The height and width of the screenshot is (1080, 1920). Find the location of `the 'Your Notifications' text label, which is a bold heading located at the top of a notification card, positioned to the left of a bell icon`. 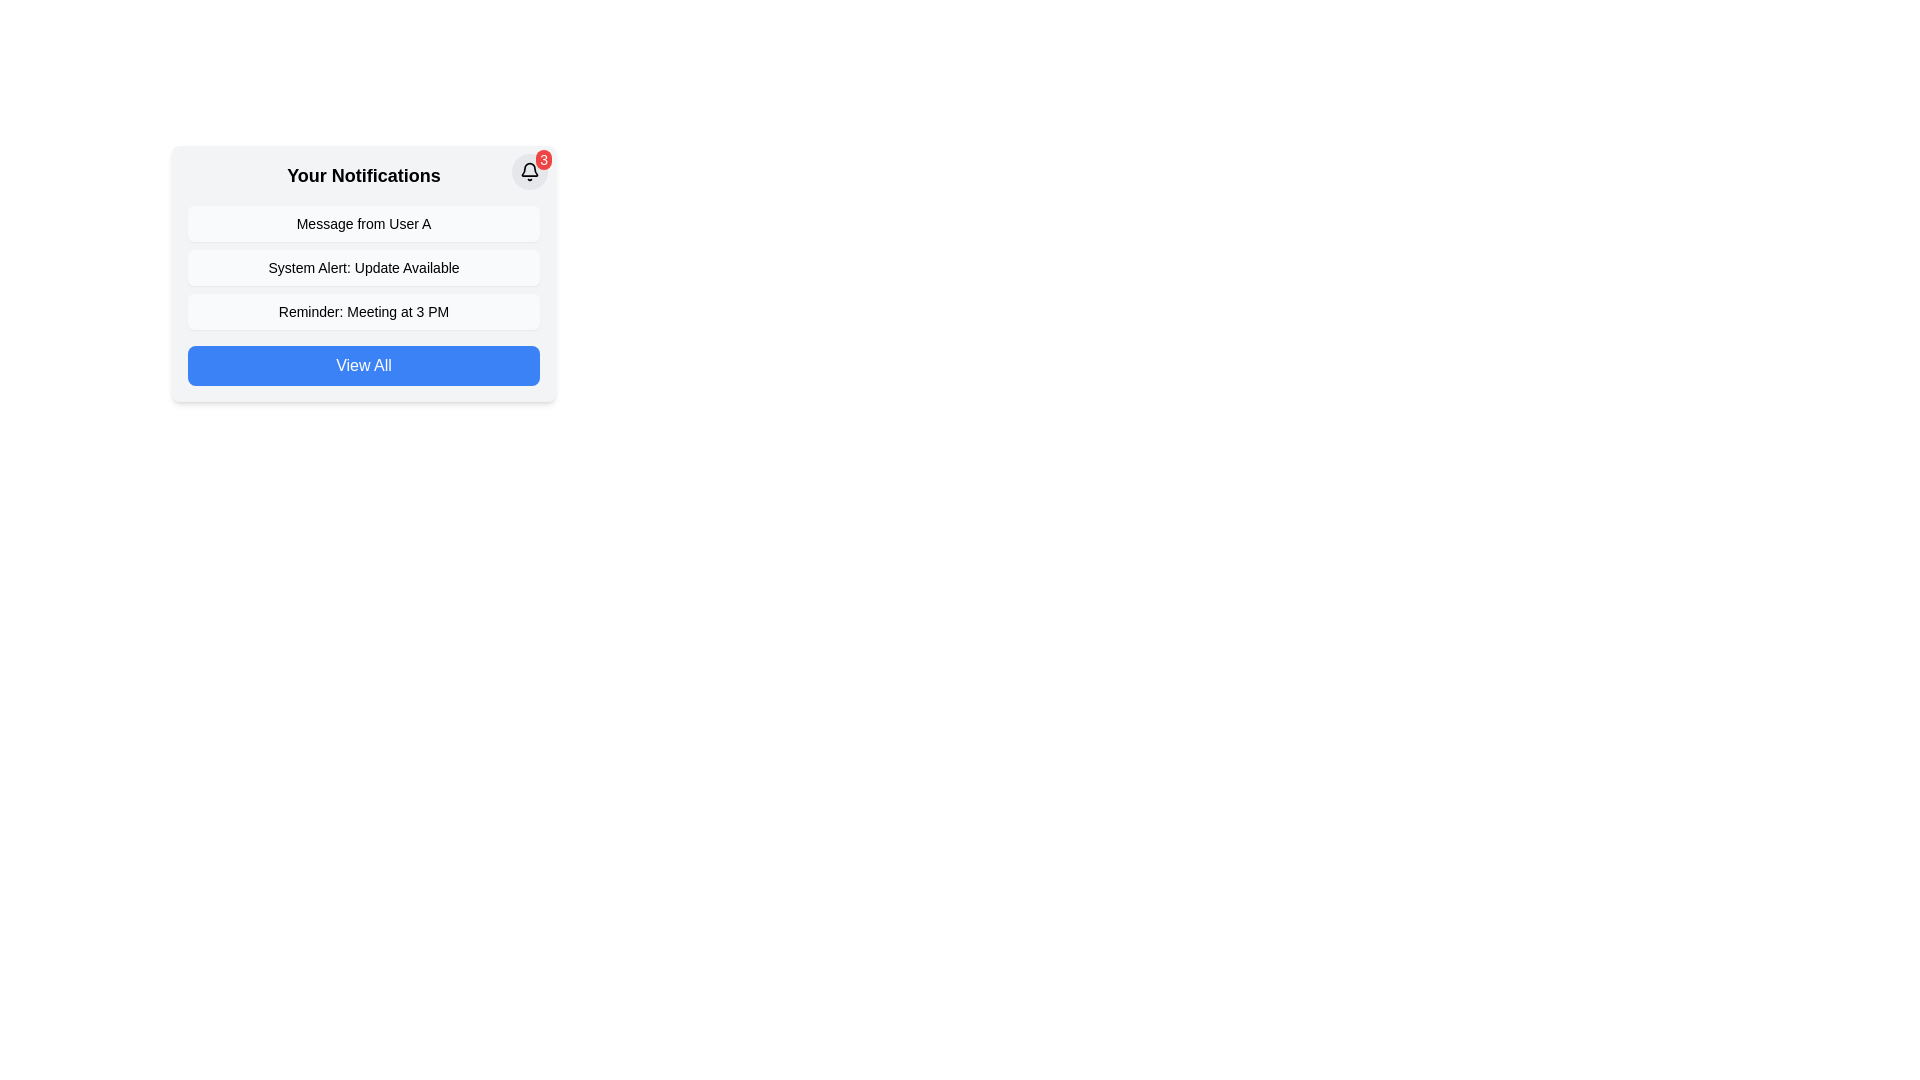

the 'Your Notifications' text label, which is a bold heading located at the top of a notification card, positioned to the left of a bell icon is located at coordinates (364, 175).